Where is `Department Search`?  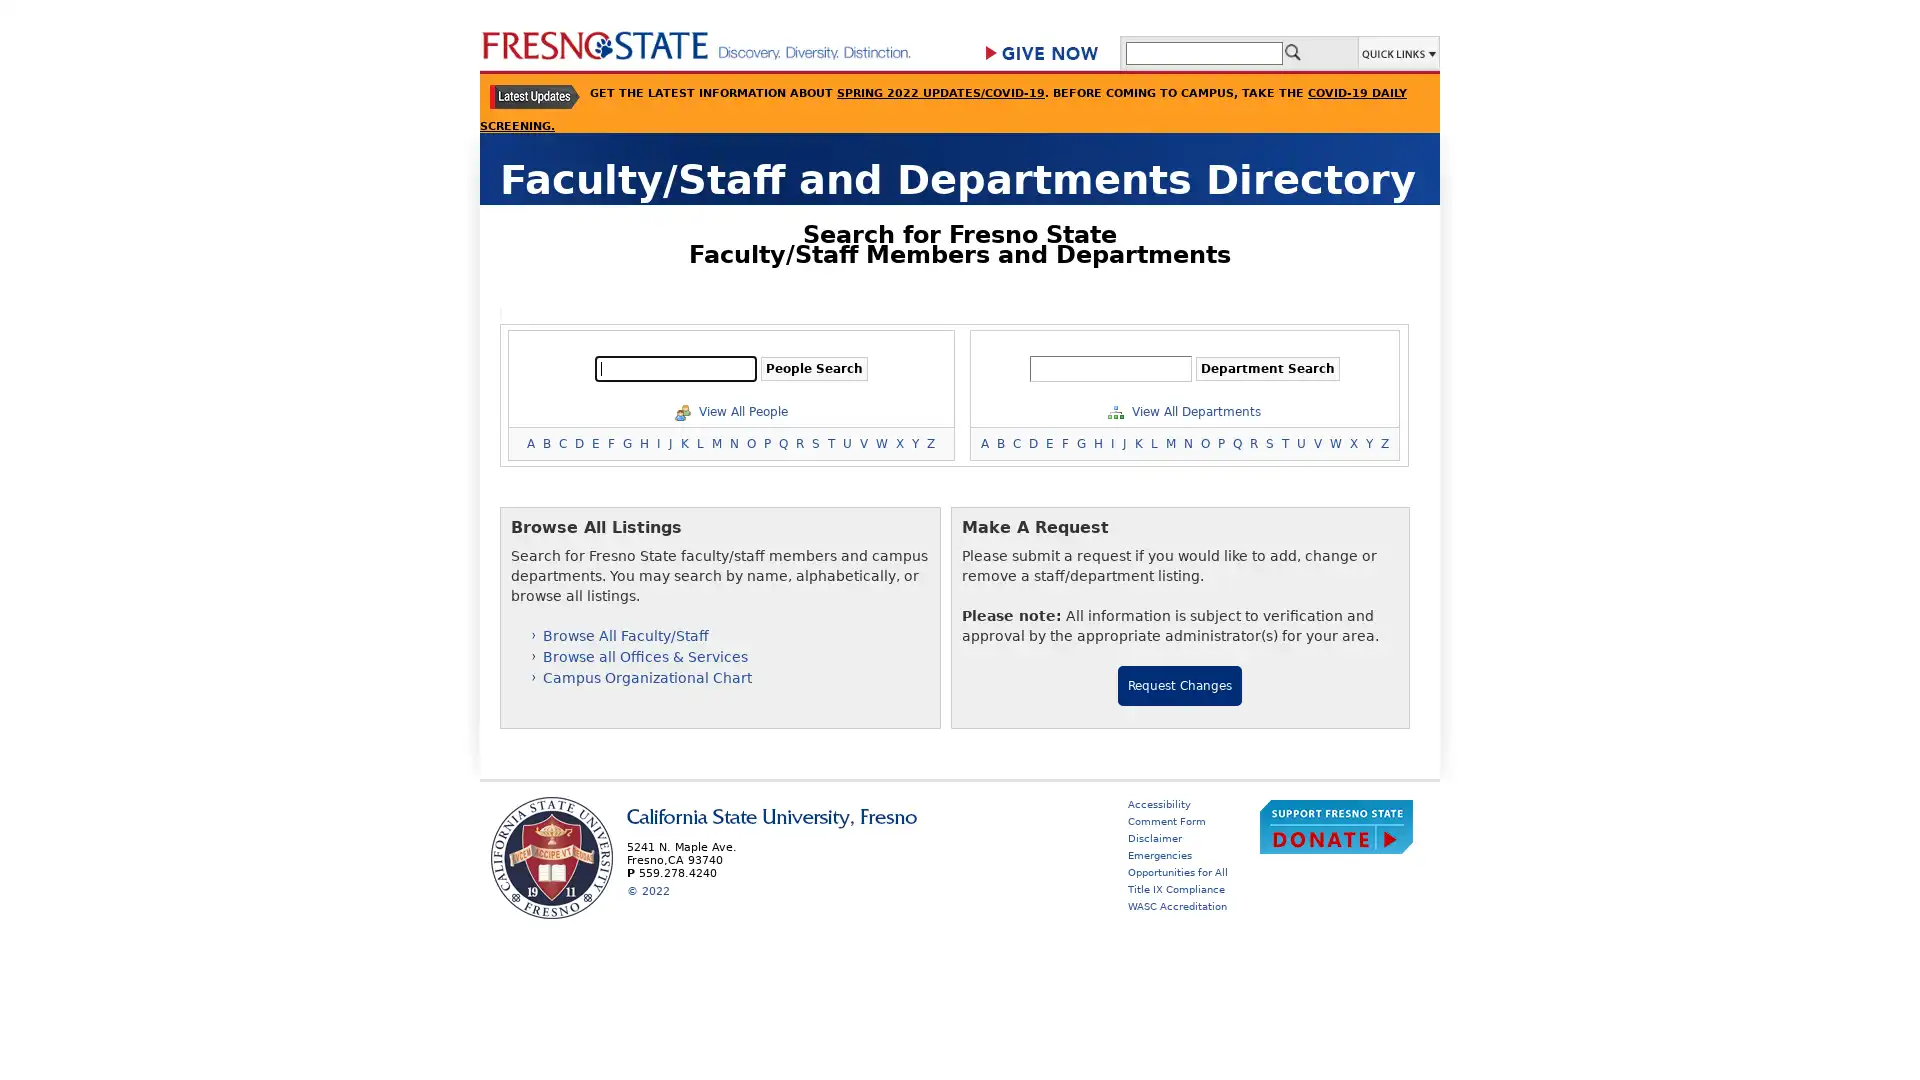 Department Search is located at coordinates (1266, 369).